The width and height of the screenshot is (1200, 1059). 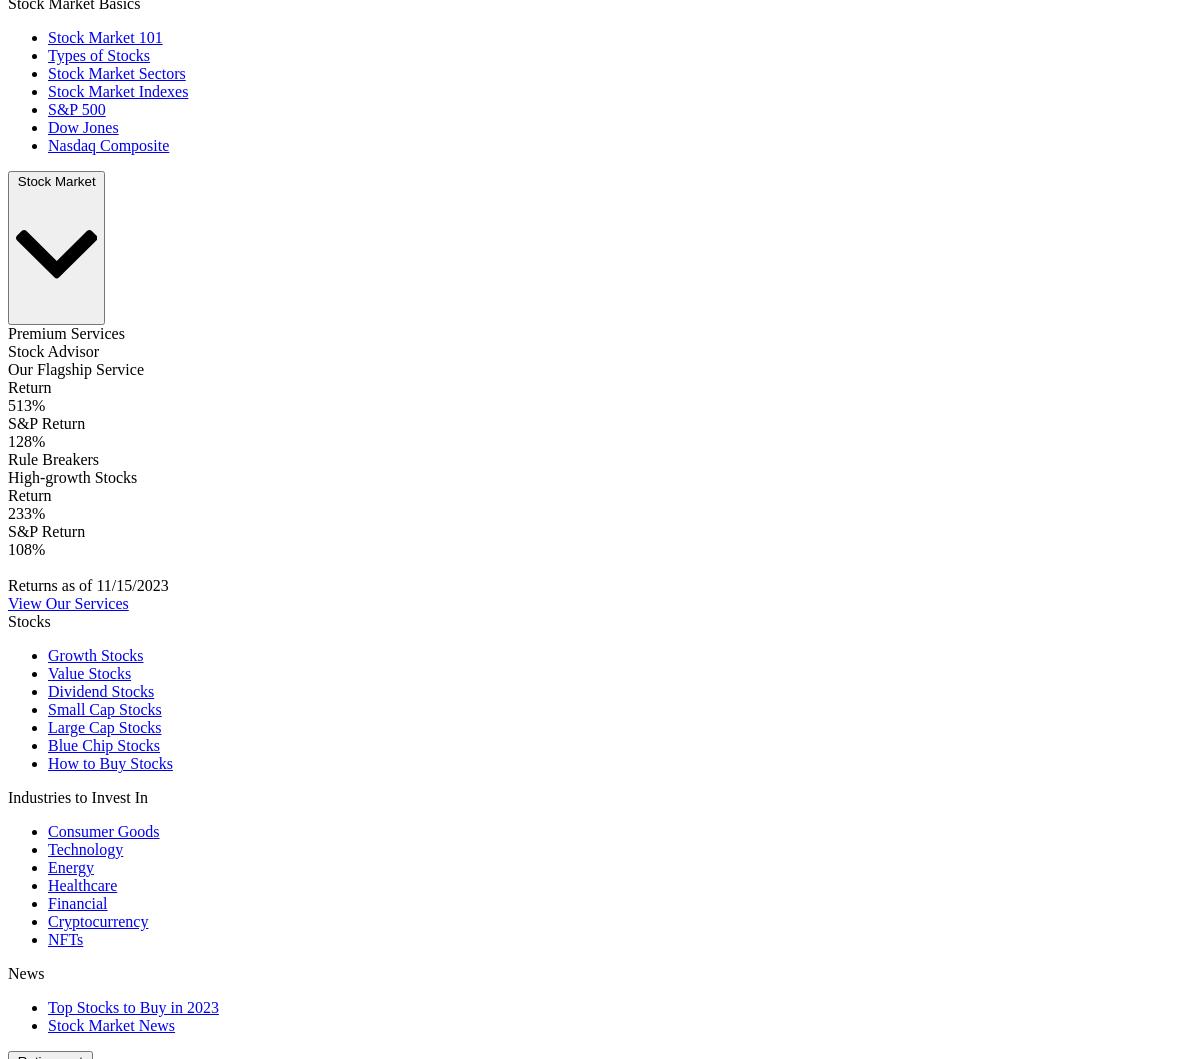 What do you see at coordinates (70, 867) in the screenshot?
I see `'Energy'` at bounding box center [70, 867].